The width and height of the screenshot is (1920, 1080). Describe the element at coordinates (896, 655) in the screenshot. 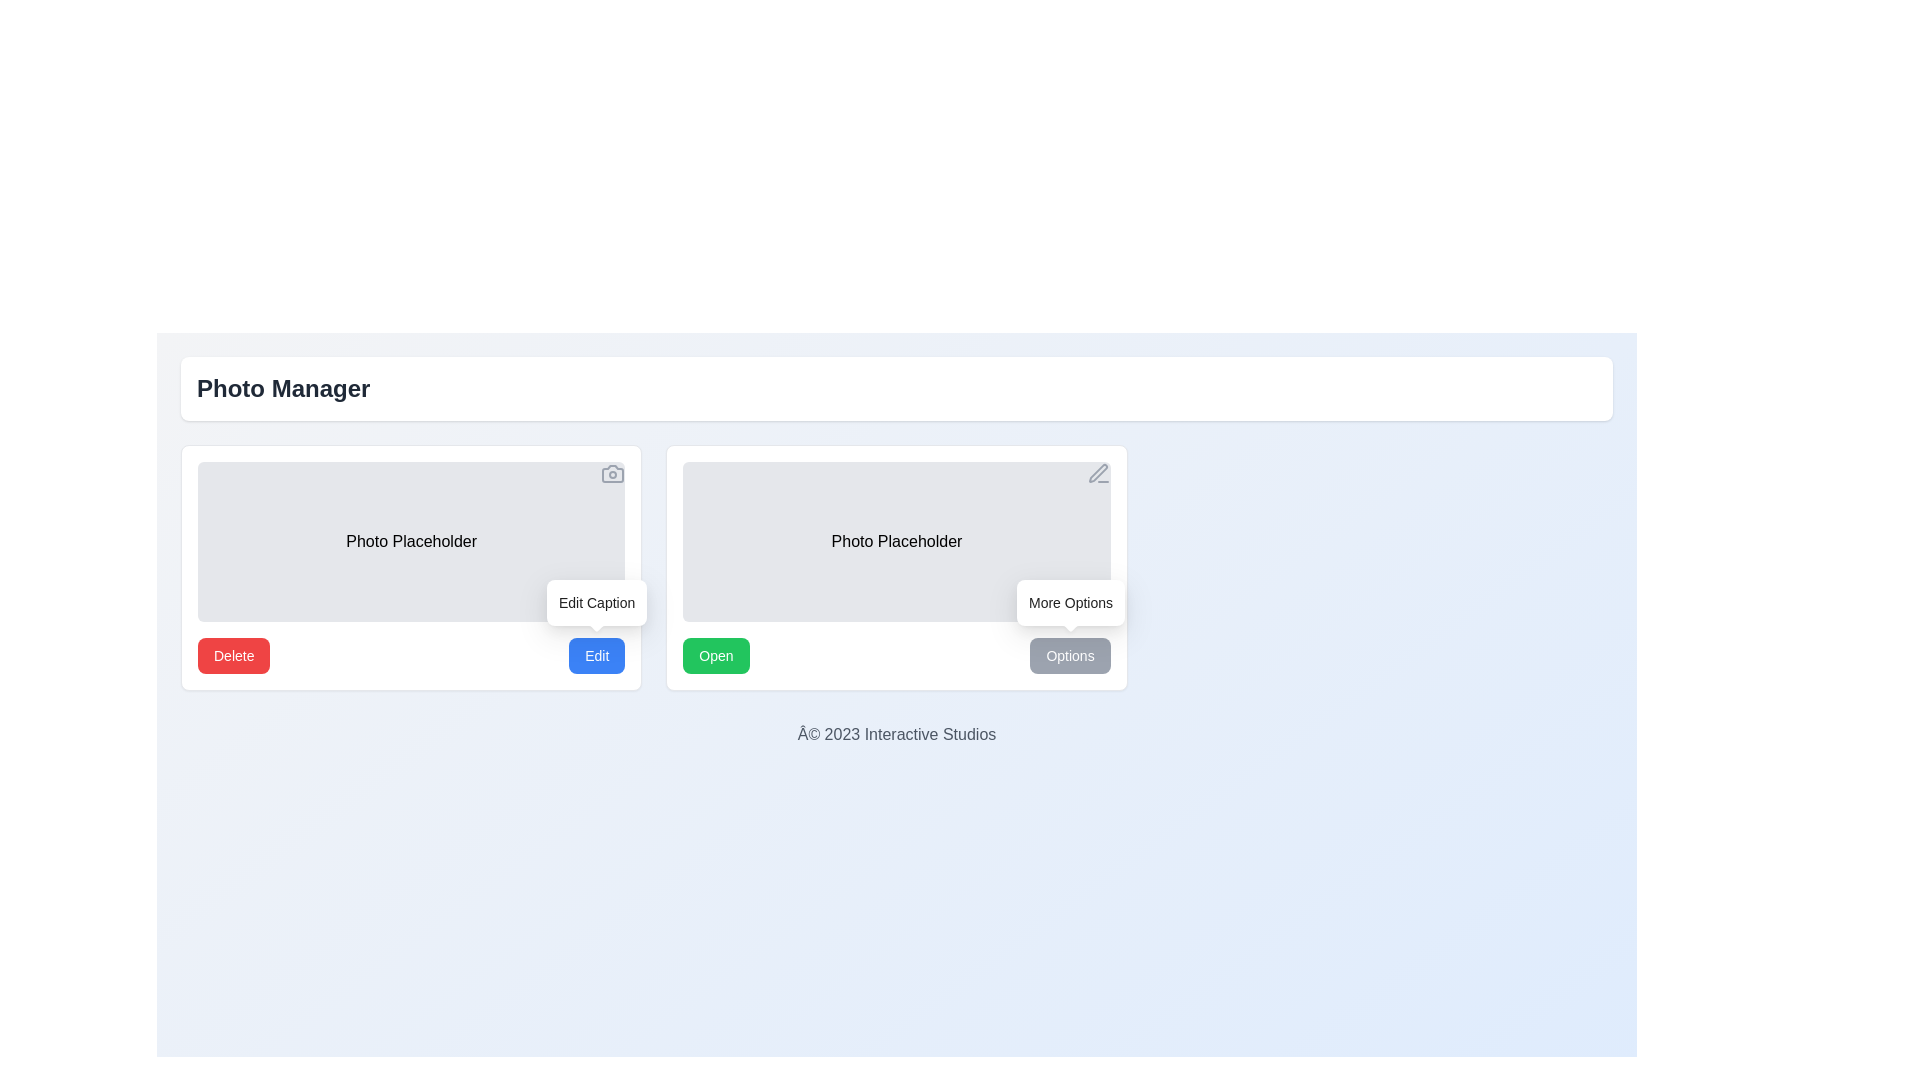

I see `the 'Open' or 'Options' button in the Navigation bar related to the 'Photo Placeholder'` at that location.